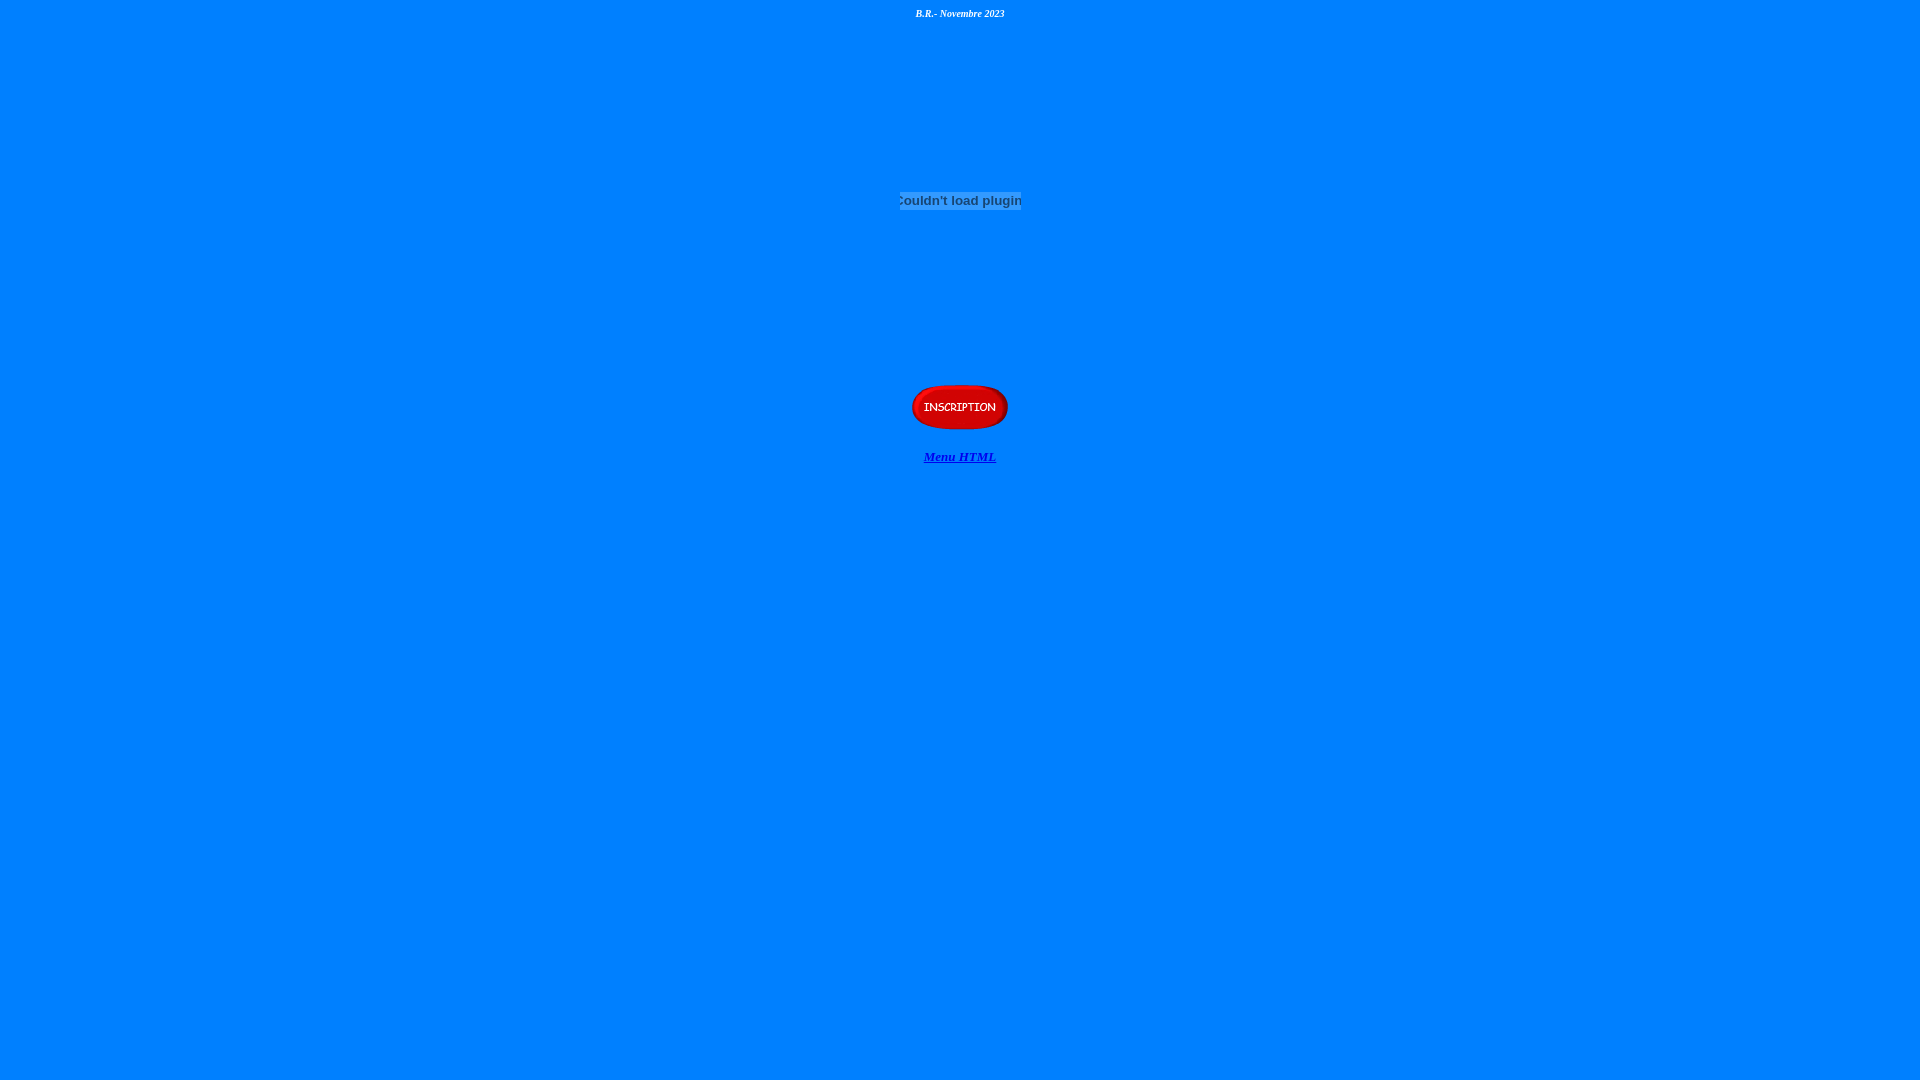 The image size is (1920, 1080). What do you see at coordinates (960, 455) in the screenshot?
I see `'Menu HTML'` at bounding box center [960, 455].